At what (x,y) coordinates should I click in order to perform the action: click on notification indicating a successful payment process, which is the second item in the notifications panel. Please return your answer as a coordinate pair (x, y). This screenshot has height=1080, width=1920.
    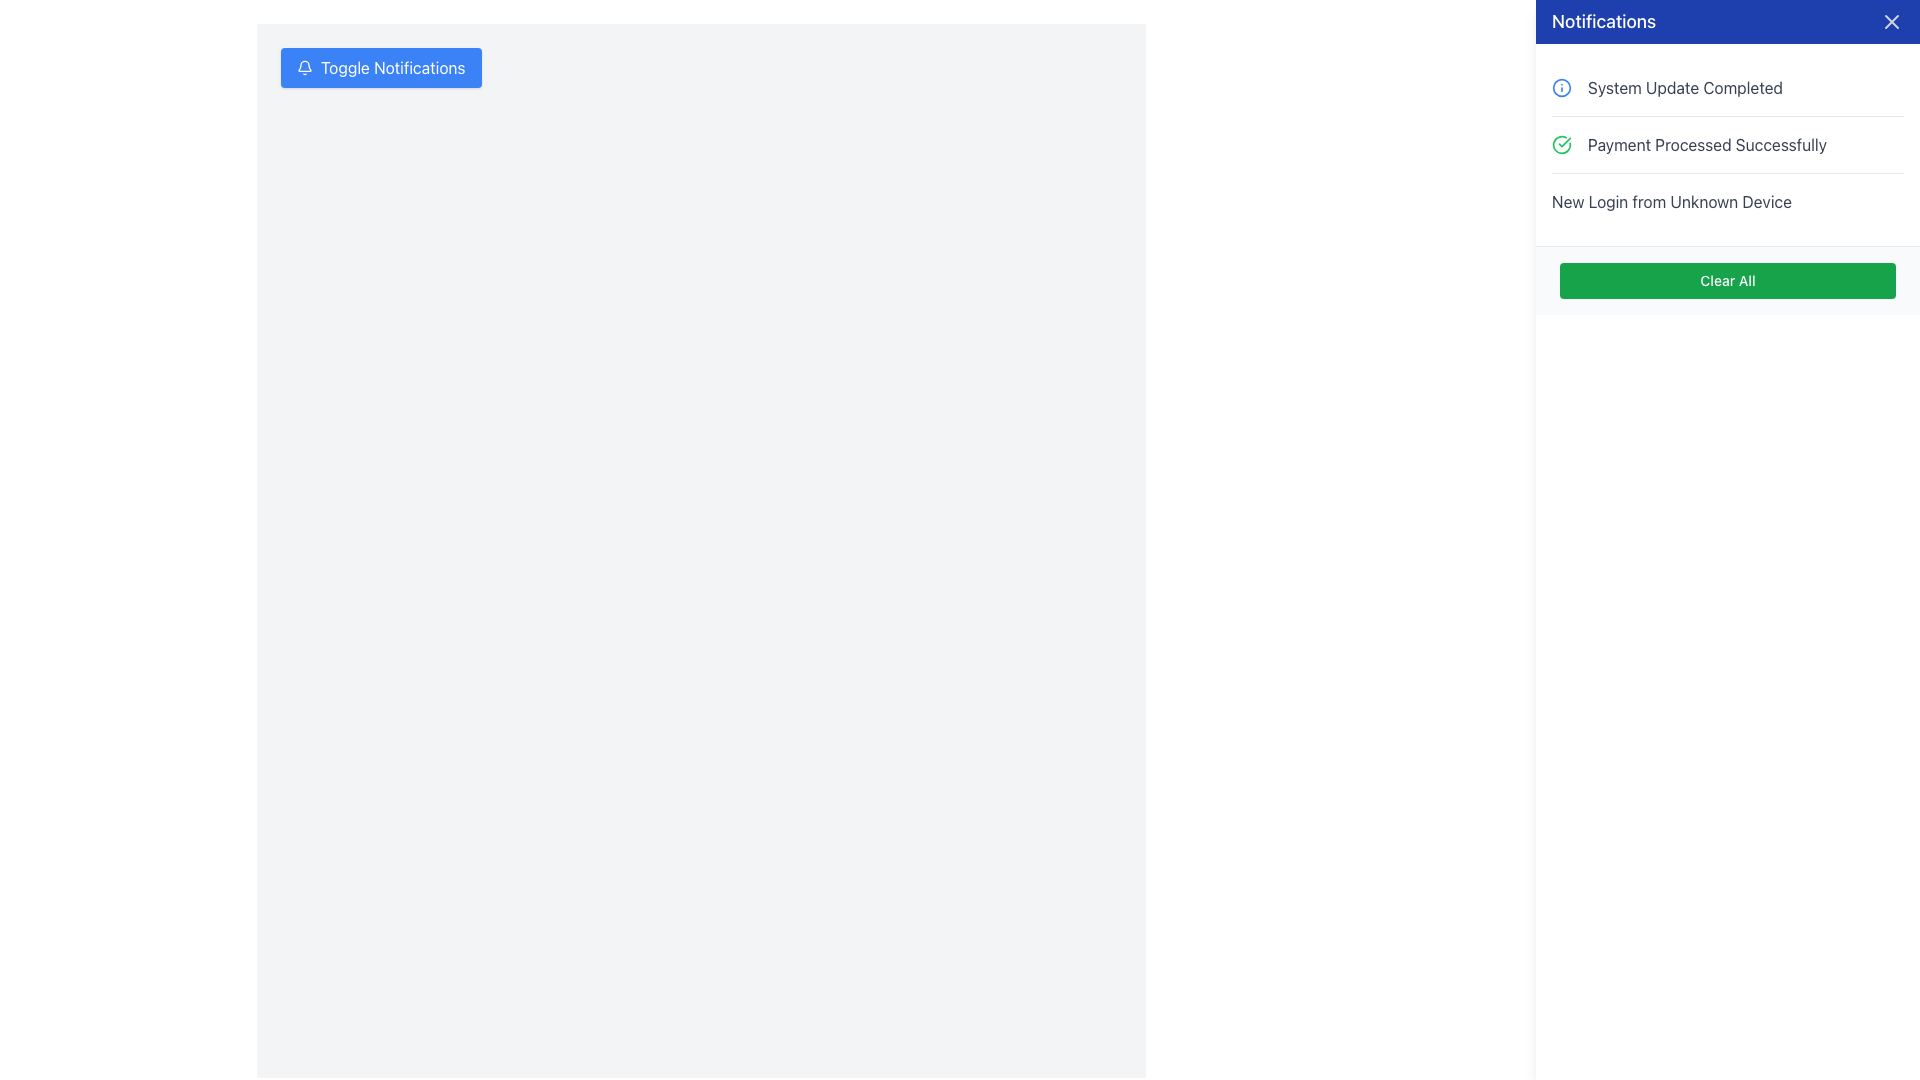
    Looking at the image, I should click on (1727, 143).